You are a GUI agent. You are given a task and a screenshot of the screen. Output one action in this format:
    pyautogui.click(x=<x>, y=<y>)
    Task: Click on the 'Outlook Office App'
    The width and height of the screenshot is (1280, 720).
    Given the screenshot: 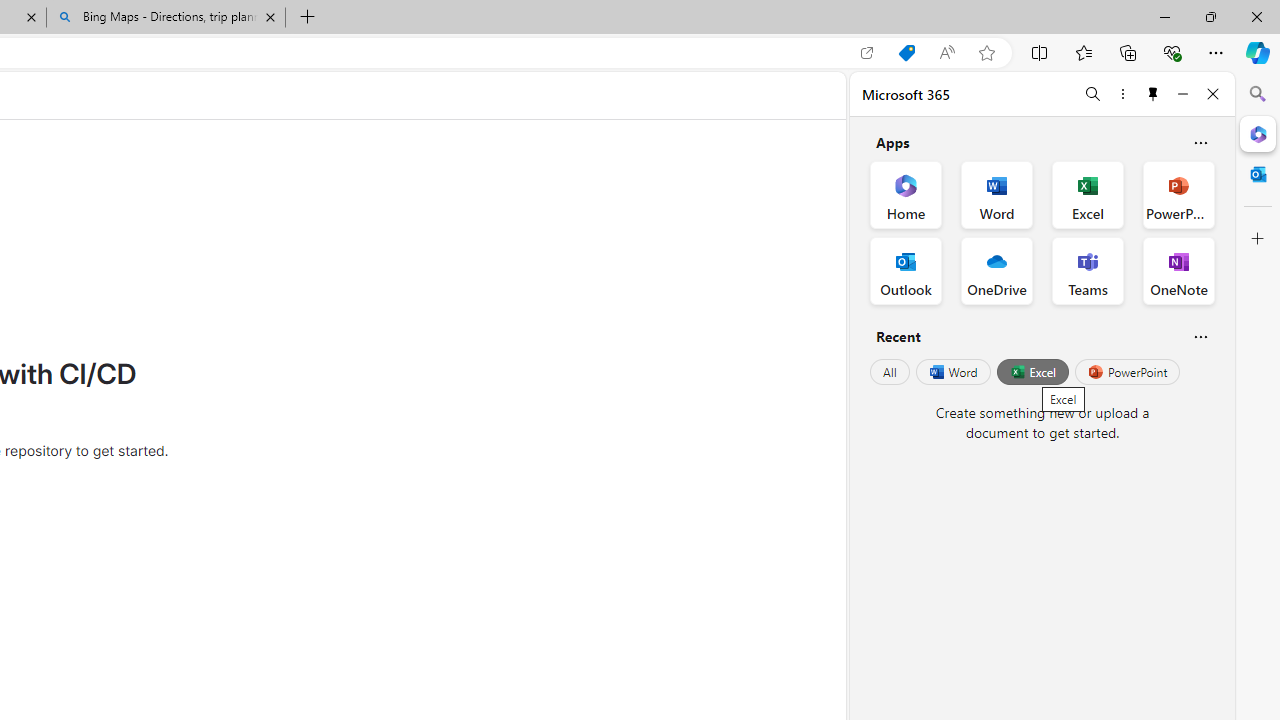 What is the action you would take?
    pyautogui.click(x=905, y=271)
    